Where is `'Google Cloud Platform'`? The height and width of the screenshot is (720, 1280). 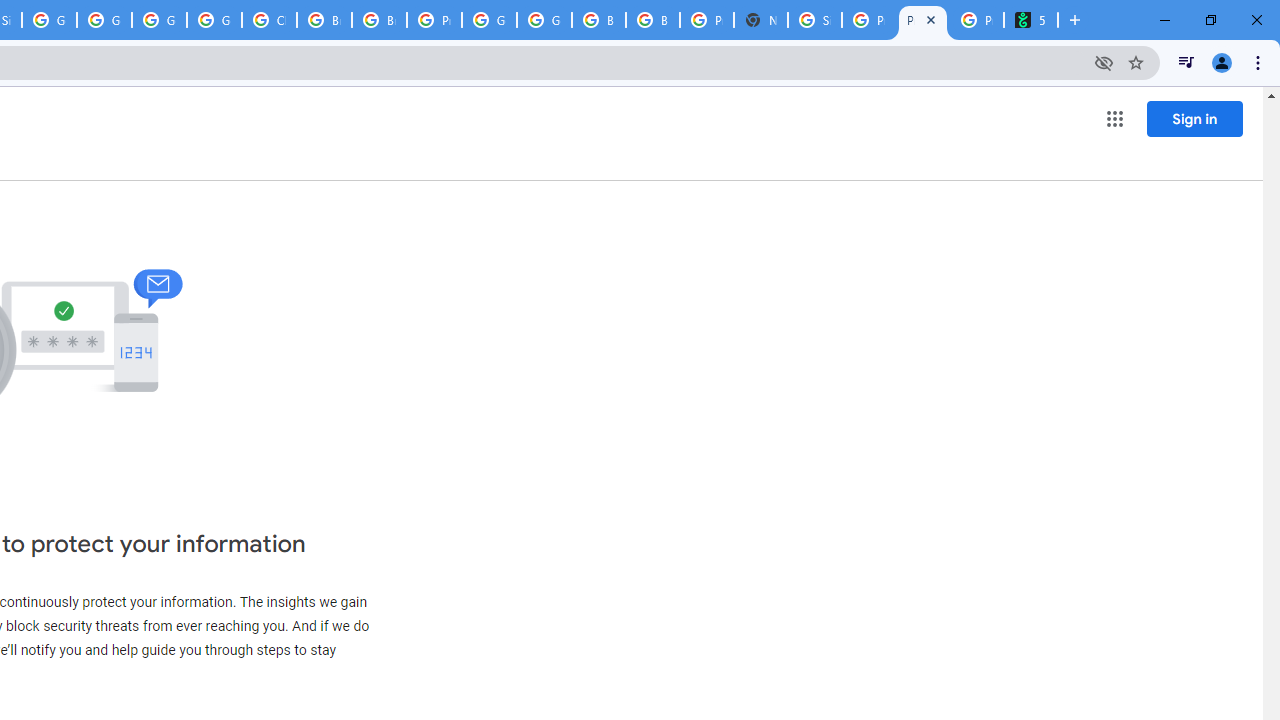
'Google Cloud Platform' is located at coordinates (489, 20).